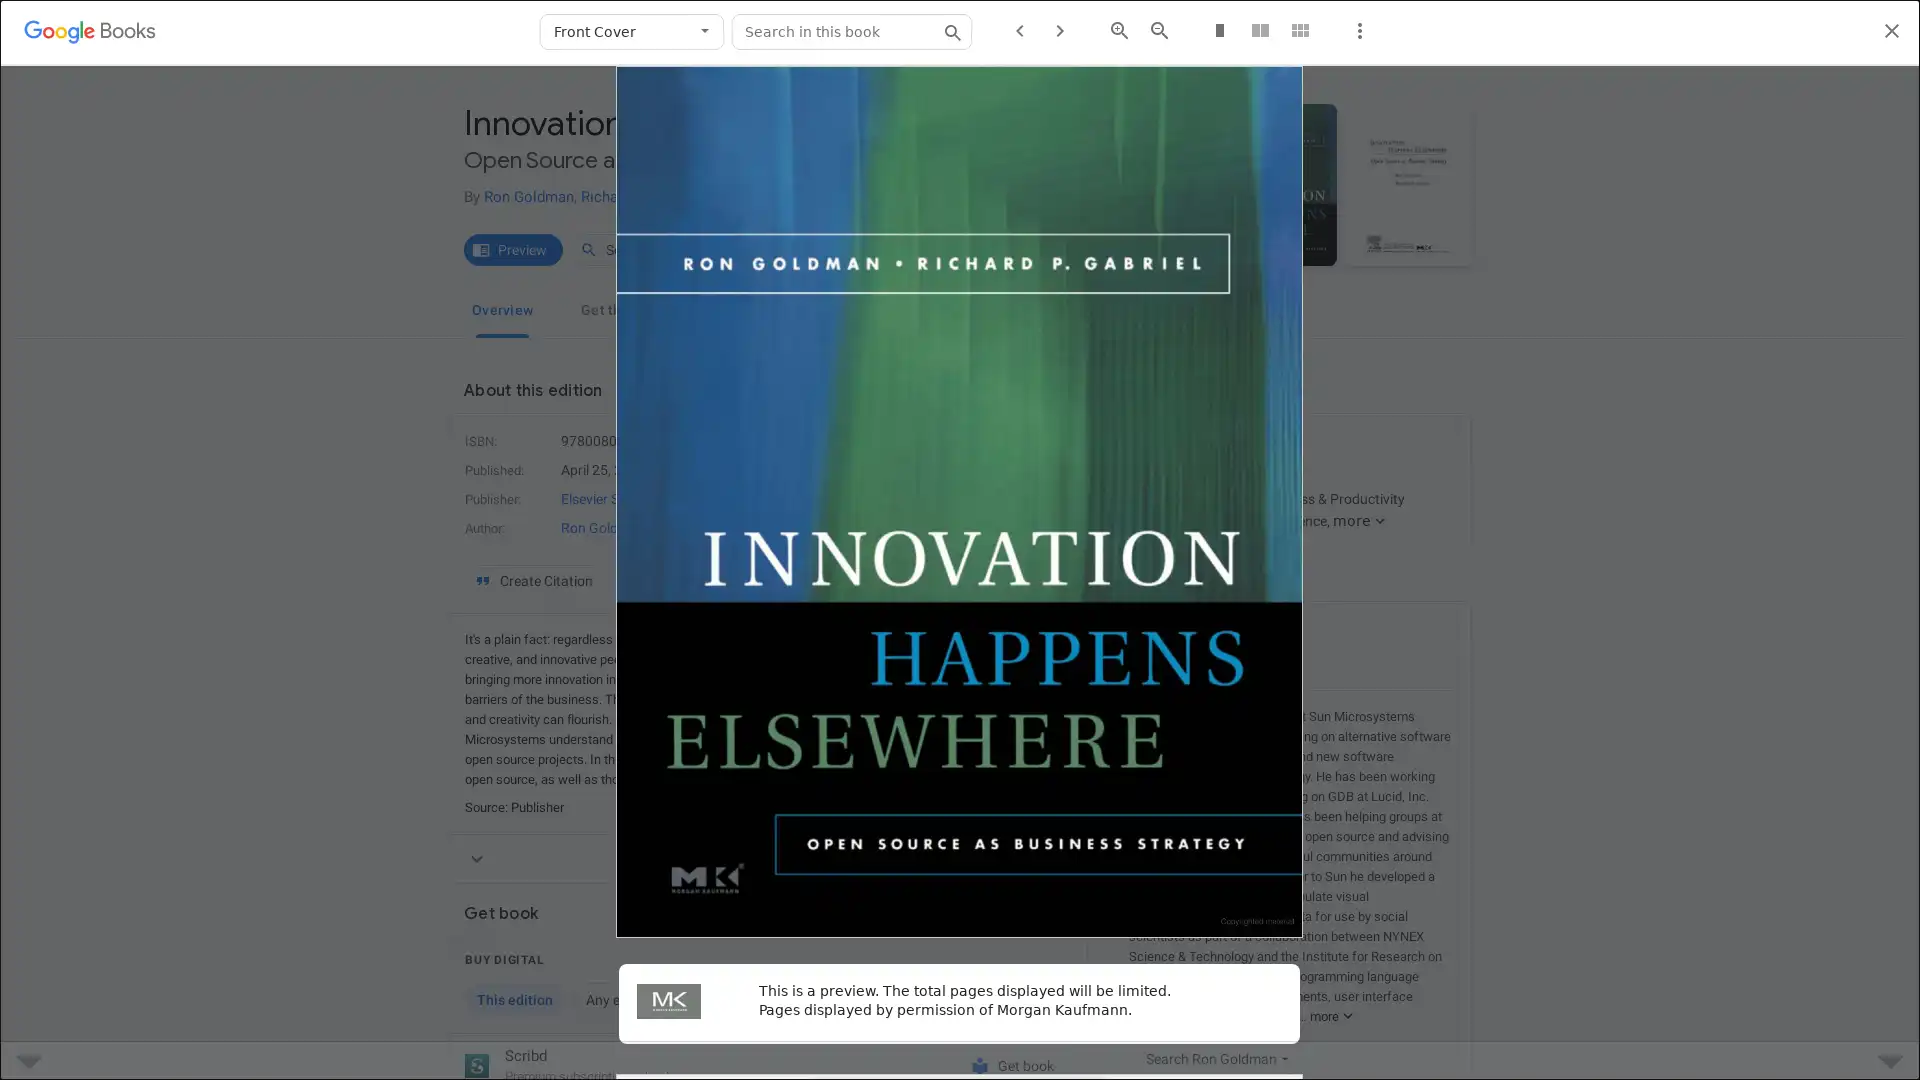 Image resolution: width=1920 pixels, height=1080 pixels. I want to click on Google apps, so click(1767, 31).